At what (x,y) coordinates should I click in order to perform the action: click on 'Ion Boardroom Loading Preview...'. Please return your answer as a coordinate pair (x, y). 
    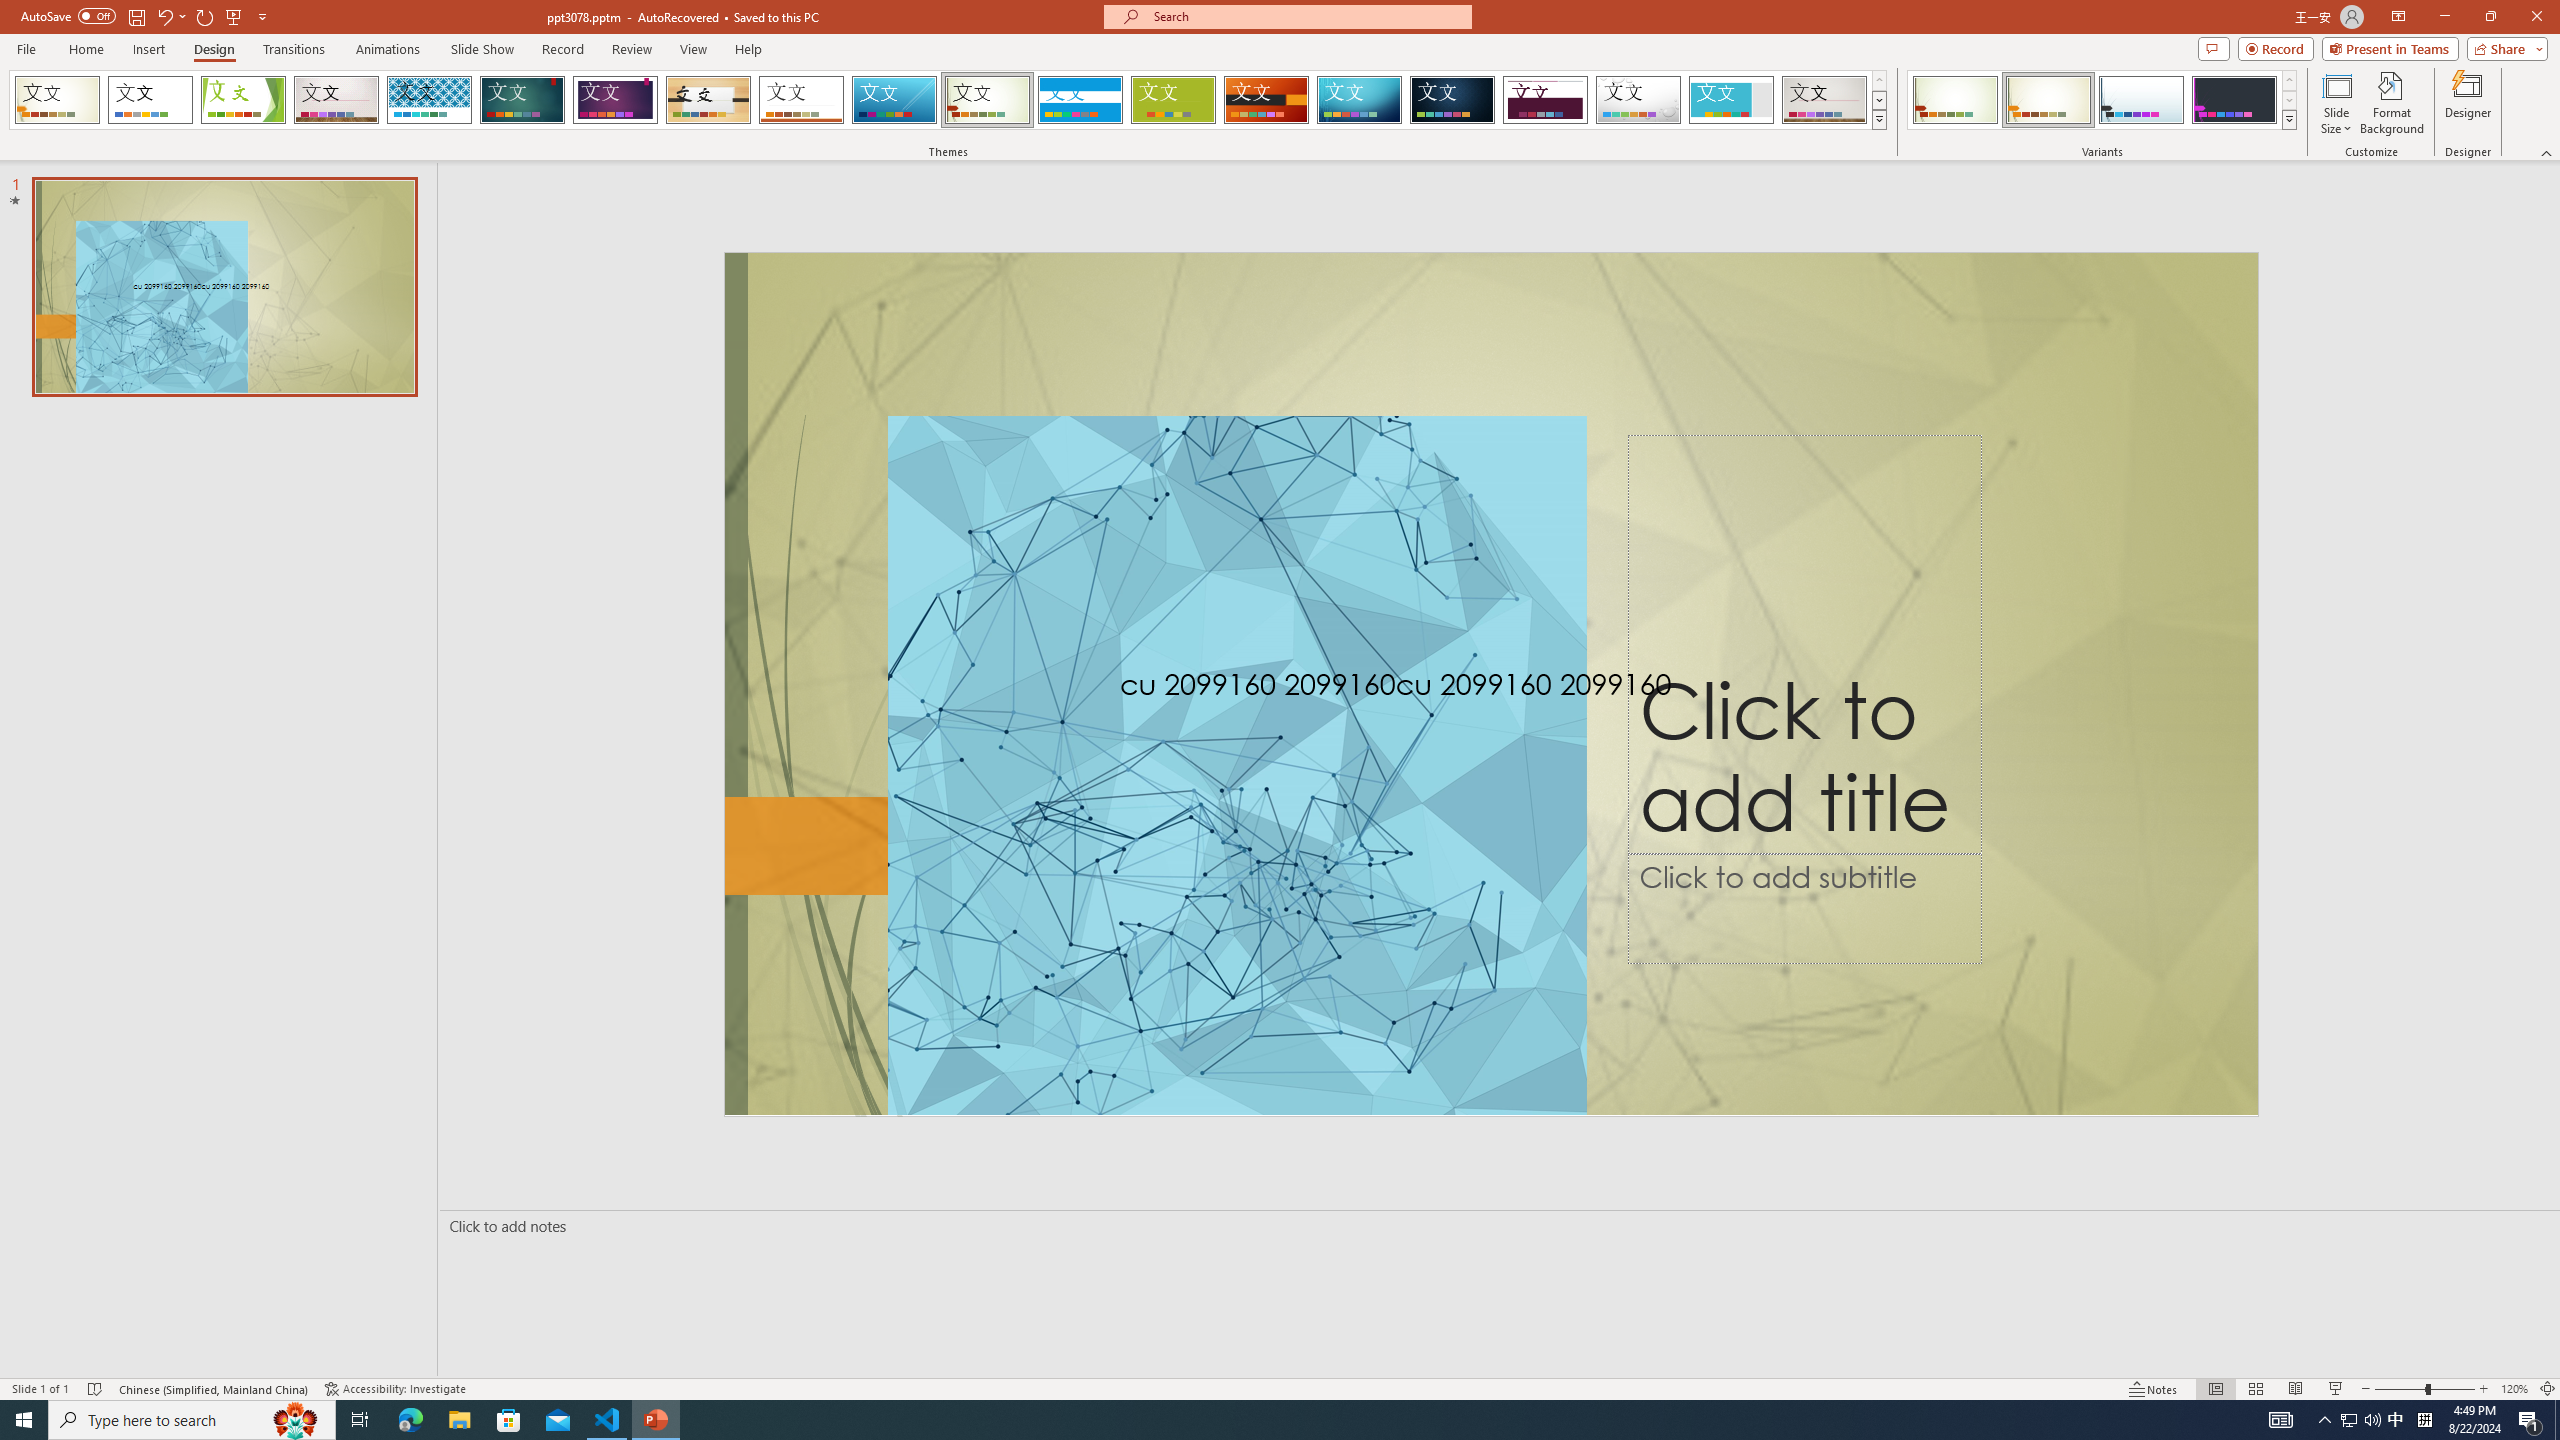
    Looking at the image, I should click on (615, 99).